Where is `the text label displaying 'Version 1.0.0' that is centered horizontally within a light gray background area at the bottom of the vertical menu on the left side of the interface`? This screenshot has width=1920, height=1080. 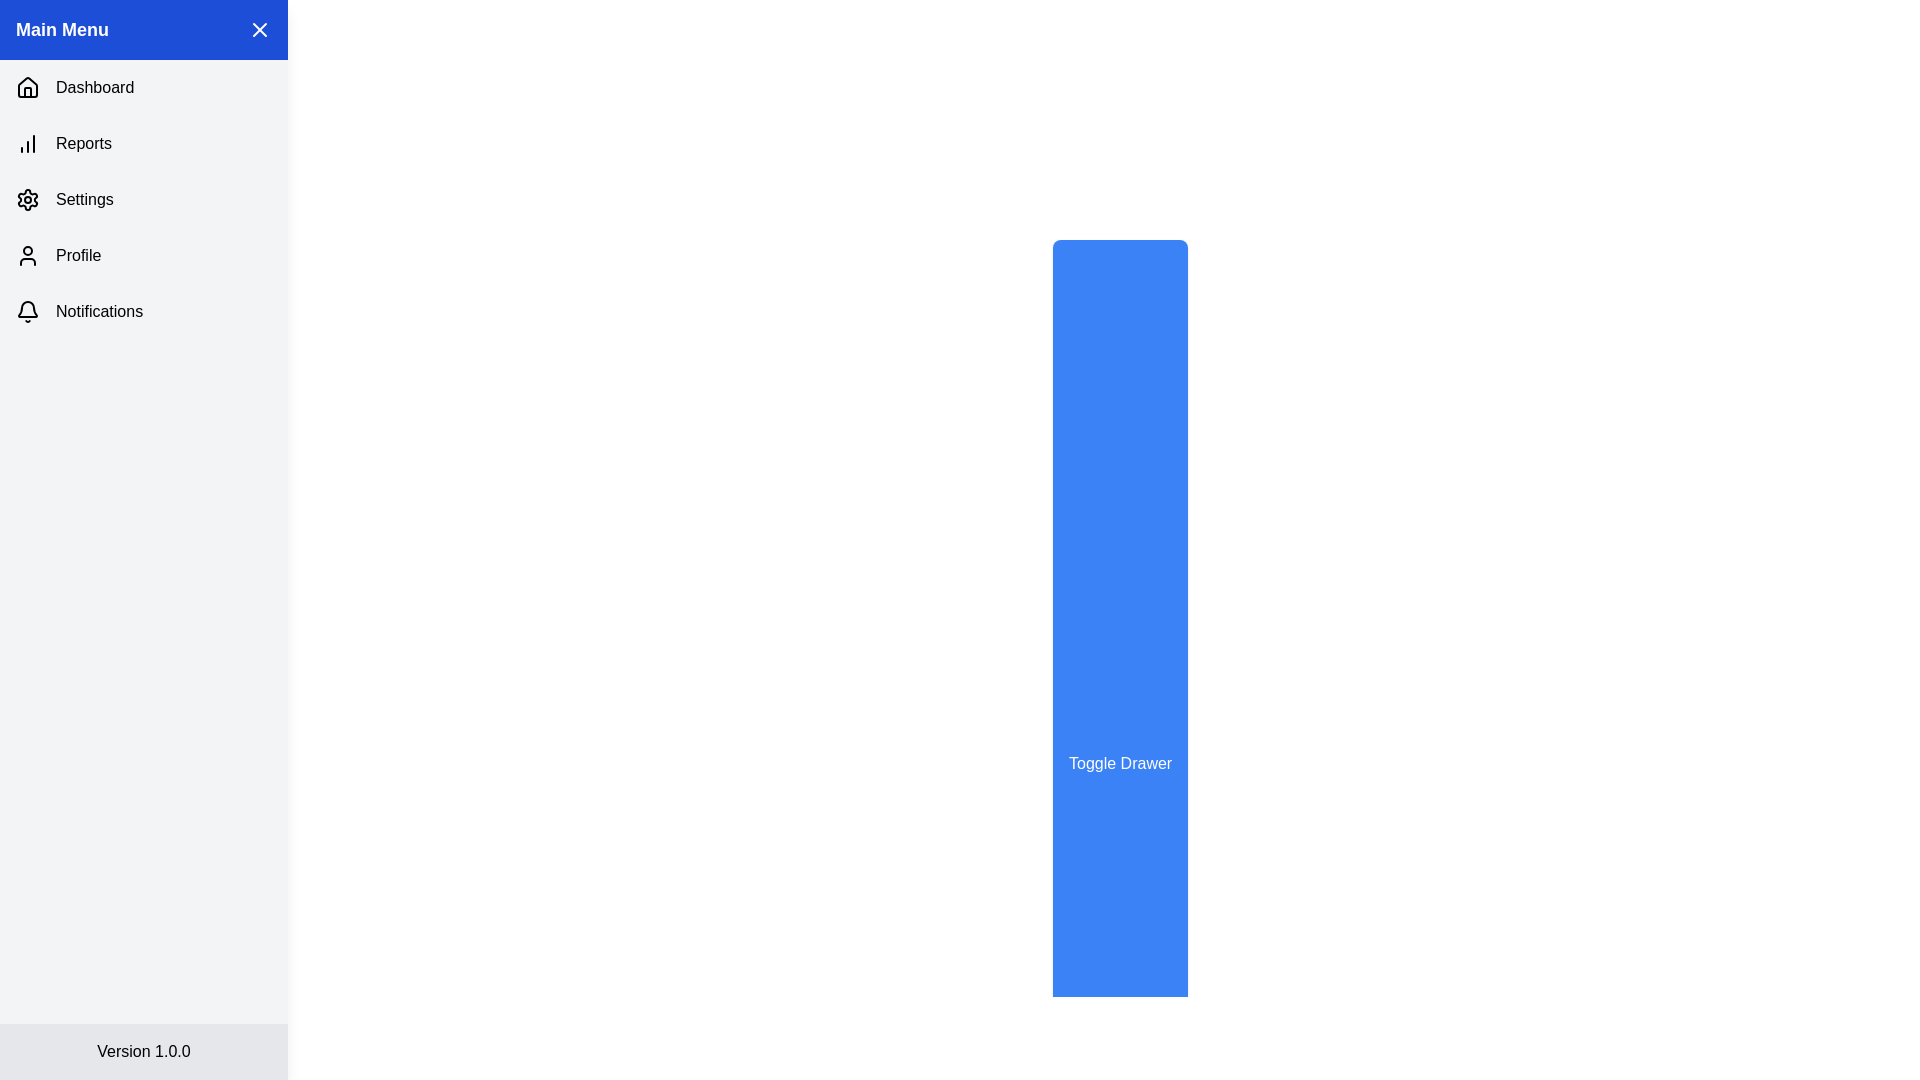 the text label displaying 'Version 1.0.0' that is centered horizontally within a light gray background area at the bottom of the vertical menu on the left side of the interface is located at coordinates (143, 1051).